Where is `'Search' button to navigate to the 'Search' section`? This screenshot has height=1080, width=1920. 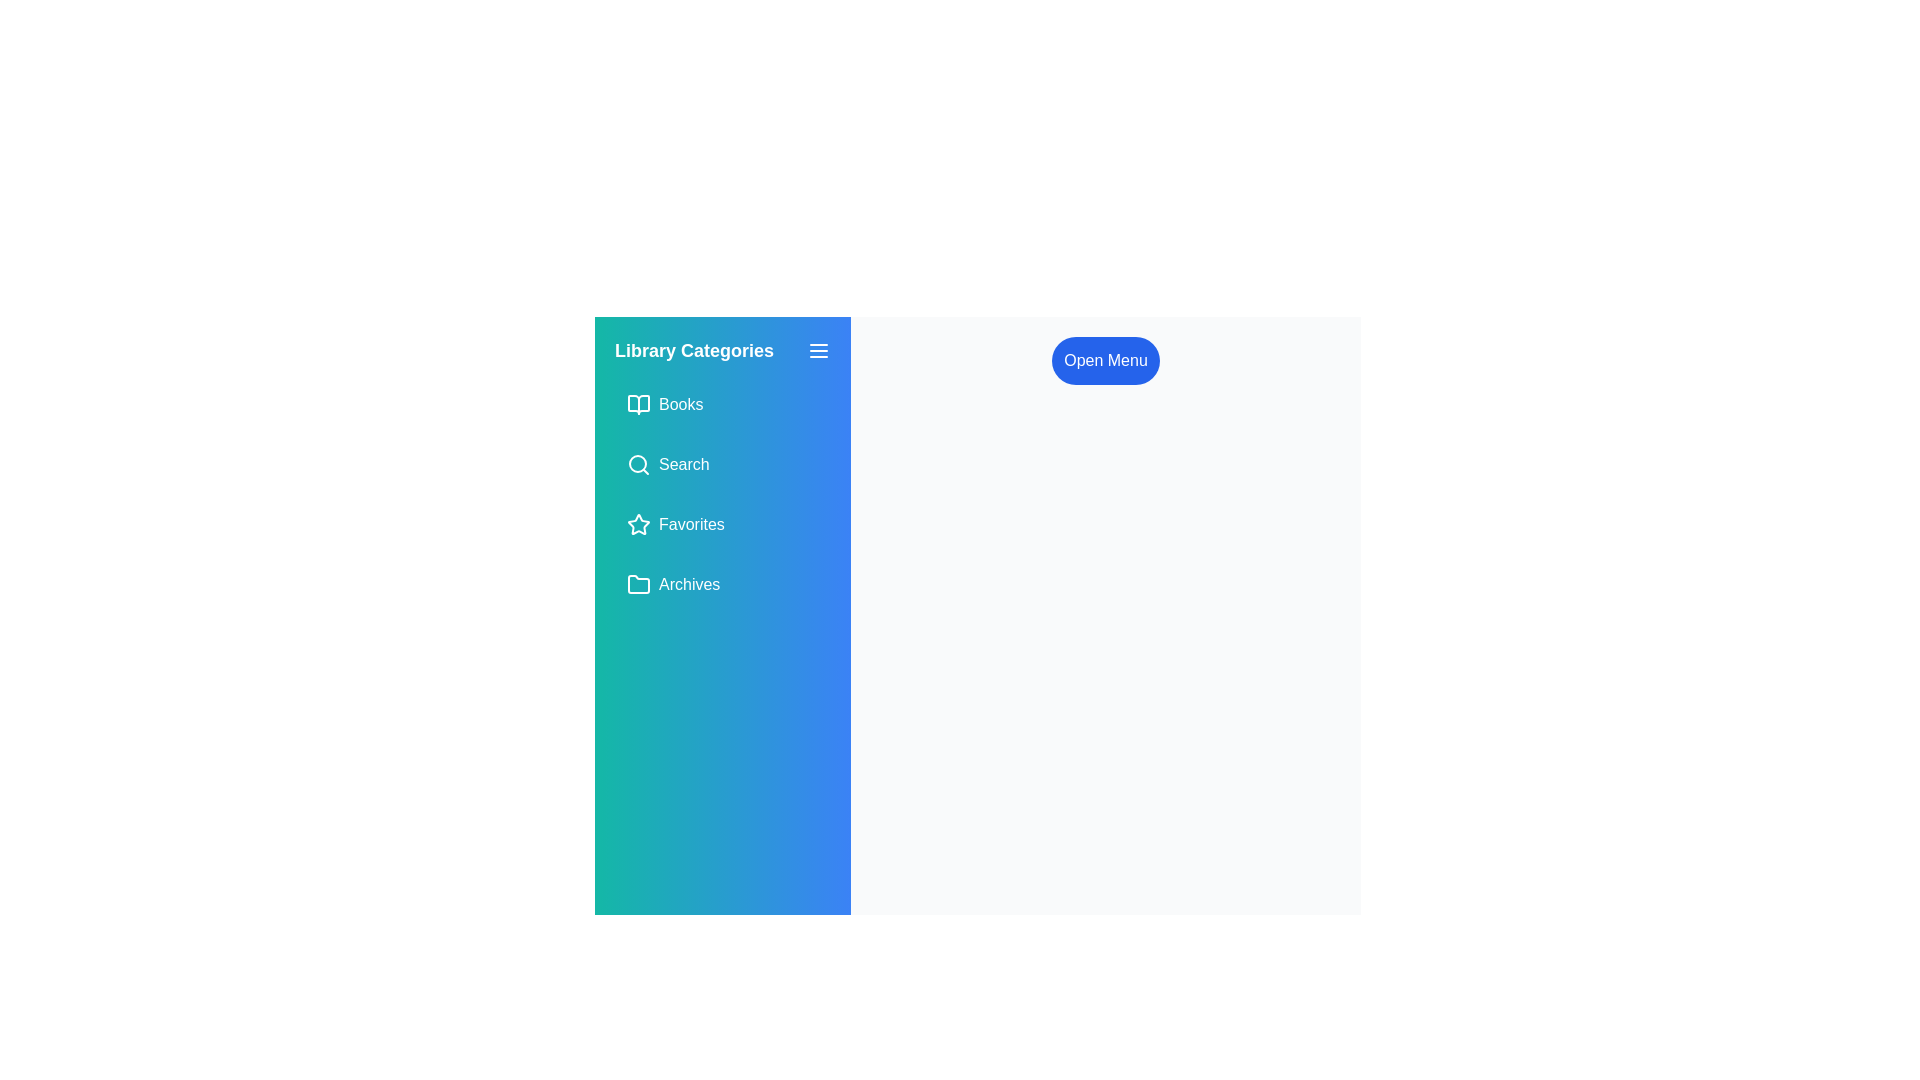
'Search' button to navigate to the 'Search' section is located at coordinates (722, 465).